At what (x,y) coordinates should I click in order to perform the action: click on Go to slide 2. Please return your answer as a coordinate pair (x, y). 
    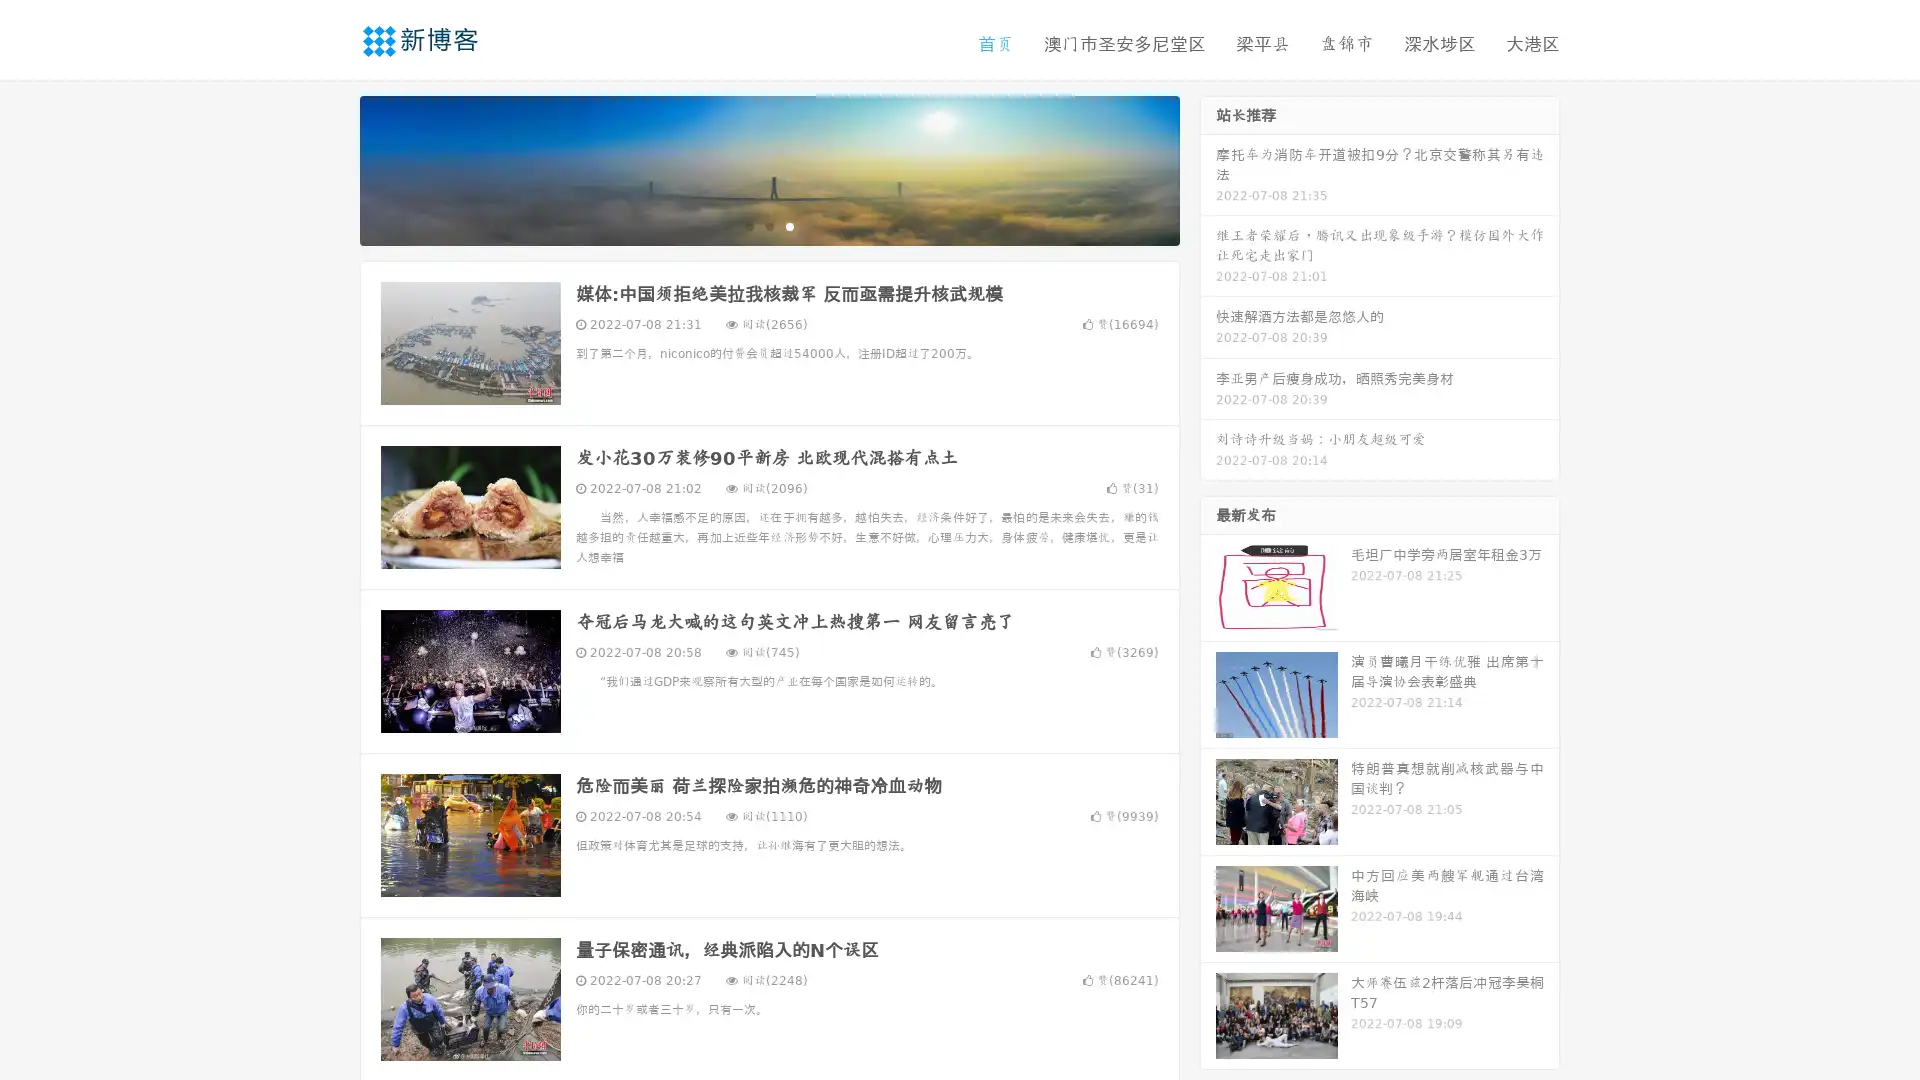
    Looking at the image, I should click on (768, 225).